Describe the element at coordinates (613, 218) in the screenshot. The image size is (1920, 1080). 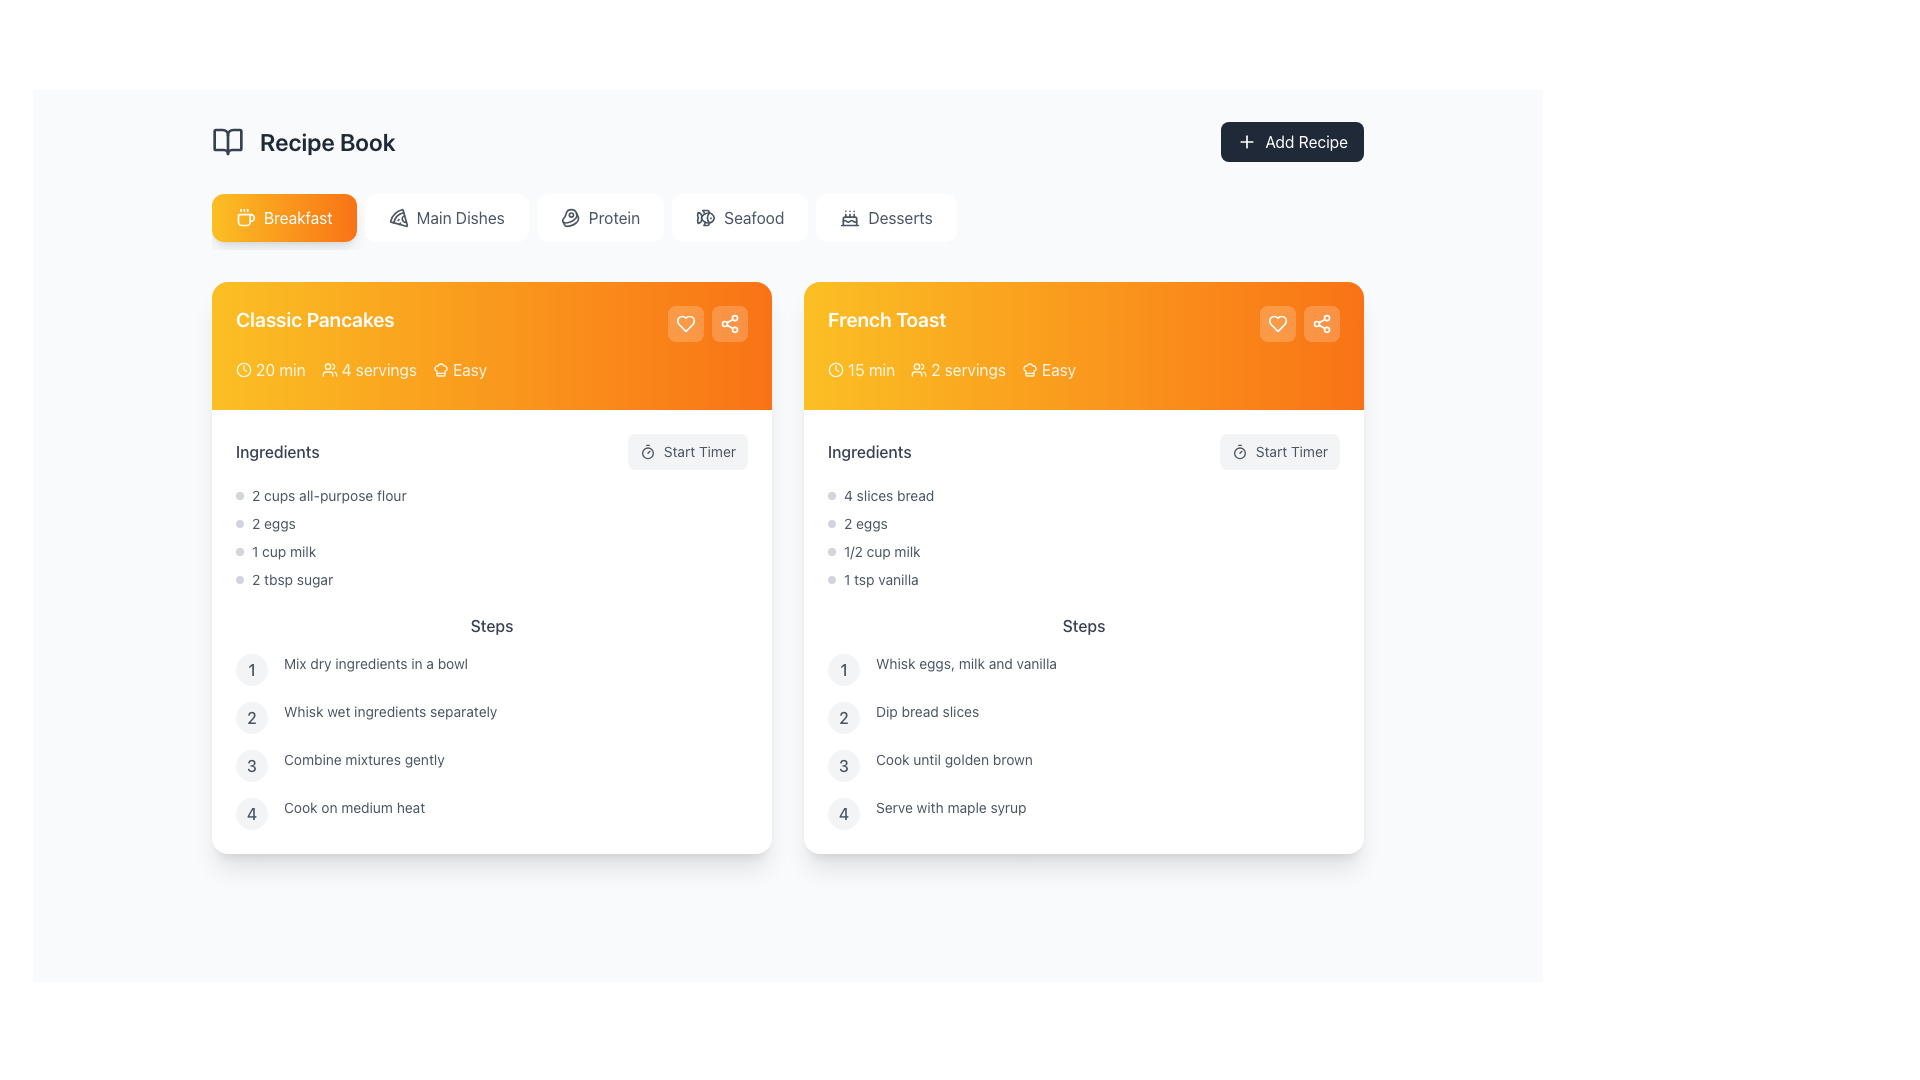
I see `the 'Protein' category selector in the navigation bar to filter the displayed recipes accordingly` at that location.